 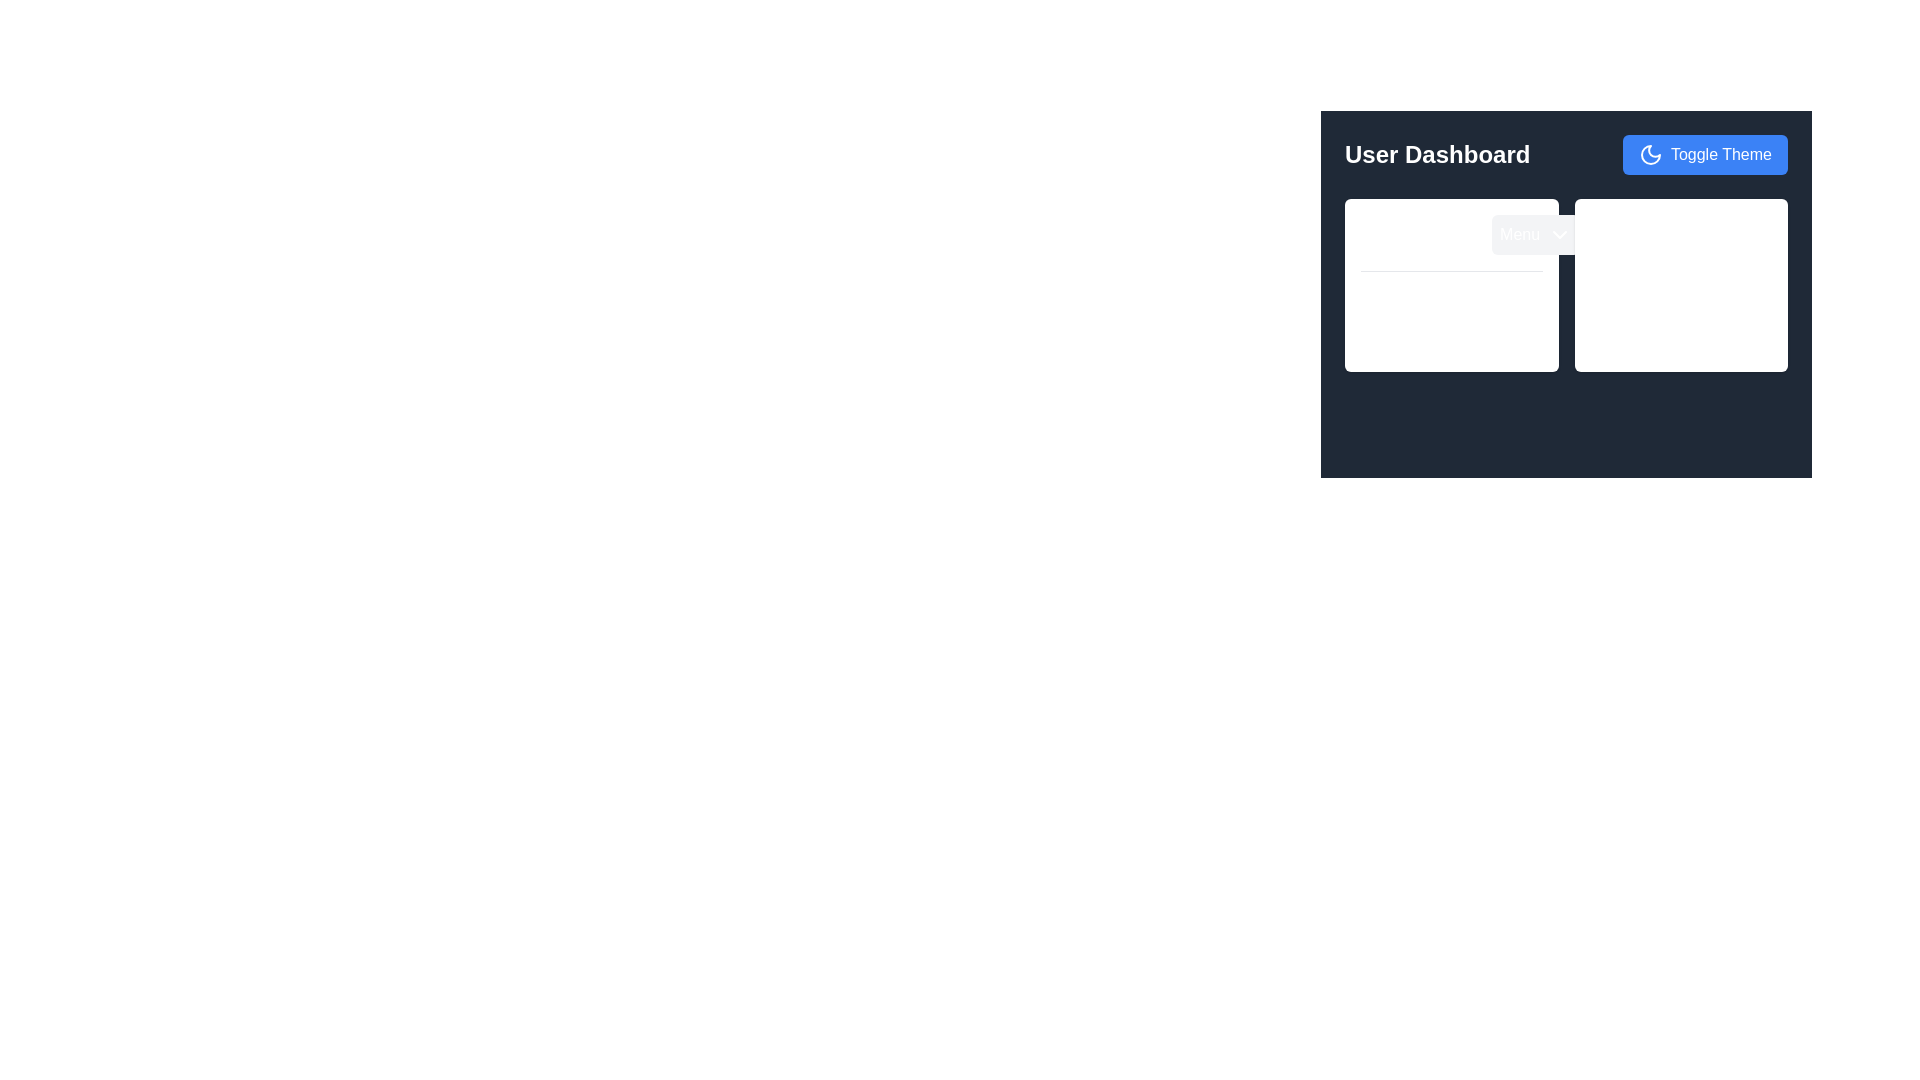 What do you see at coordinates (1704, 153) in the screenshot?
I see `the 'Toggle Theme' button in the top-right corner of the User Dashboard` at bounding box center [1704, 153].